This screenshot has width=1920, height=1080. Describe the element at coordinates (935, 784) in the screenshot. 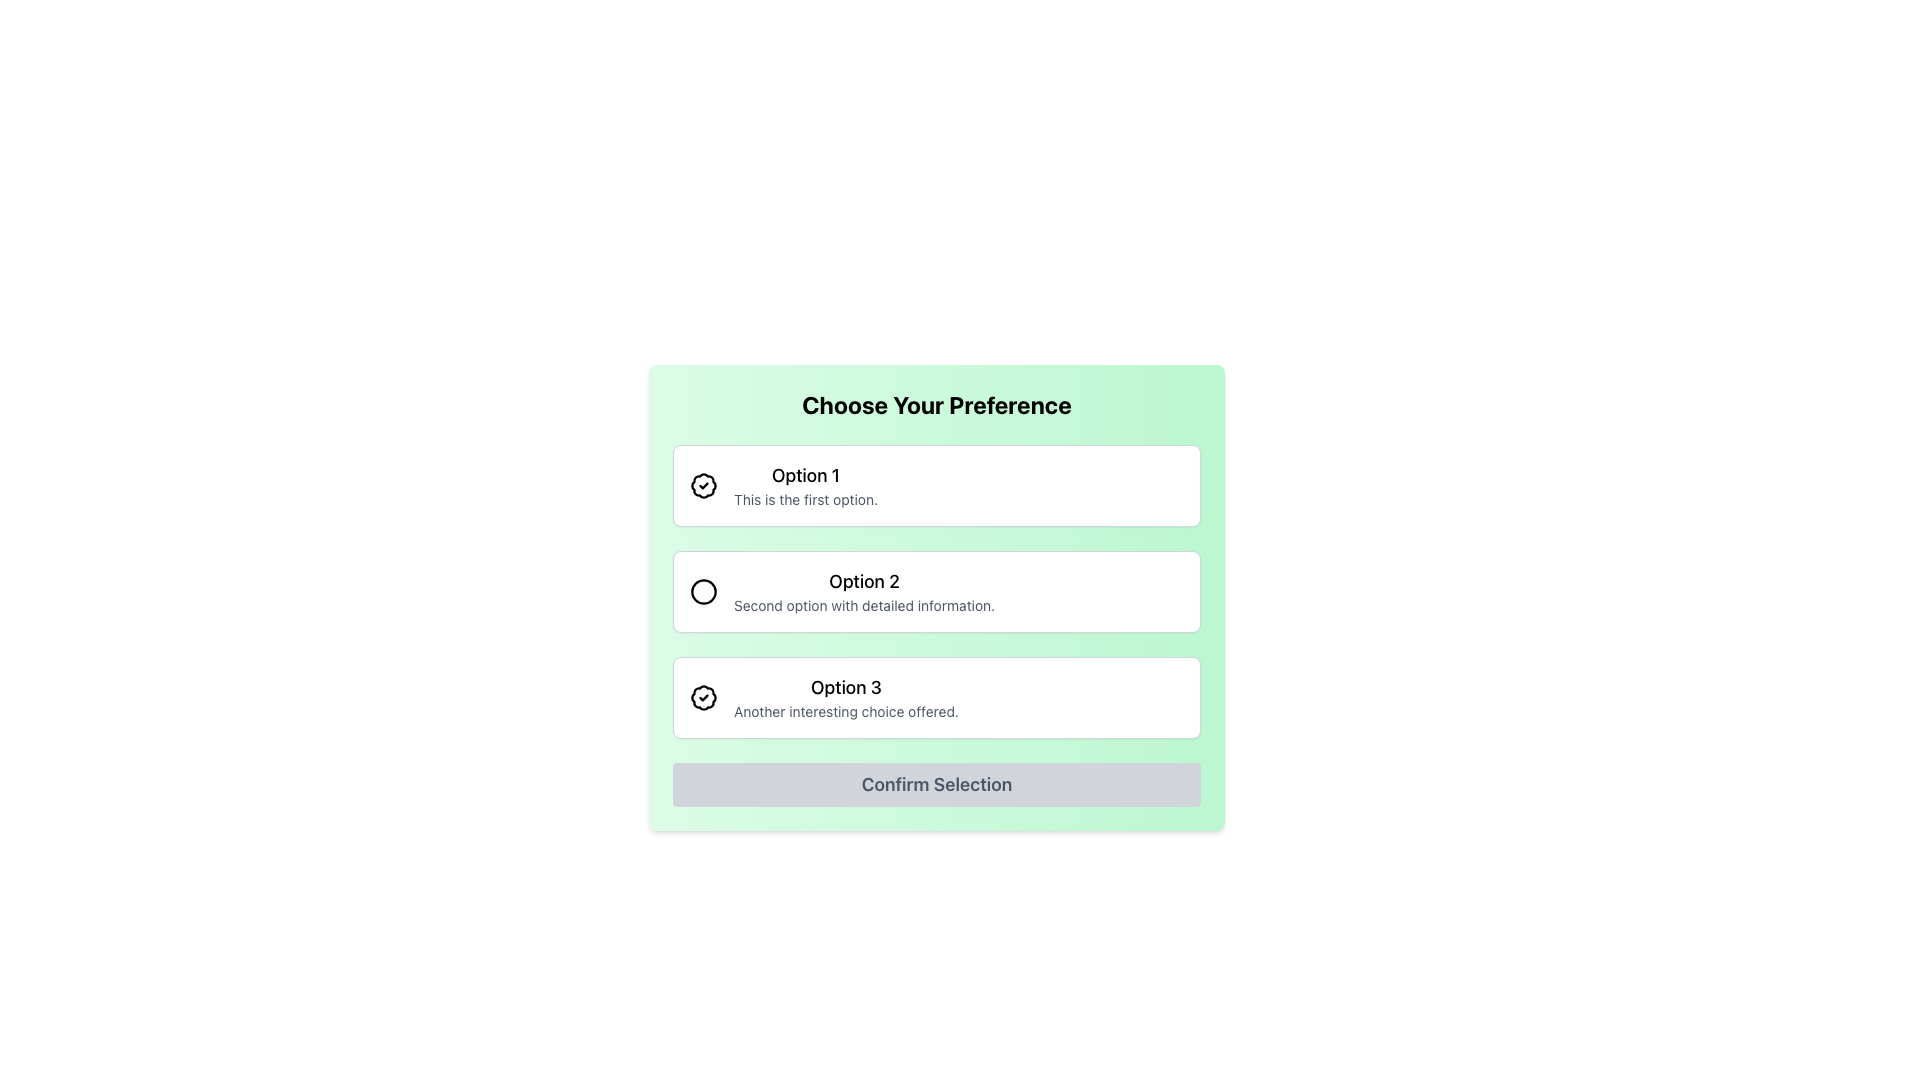

I see `the confirmation button located below the 'Choose Your Preference' options` at that location.